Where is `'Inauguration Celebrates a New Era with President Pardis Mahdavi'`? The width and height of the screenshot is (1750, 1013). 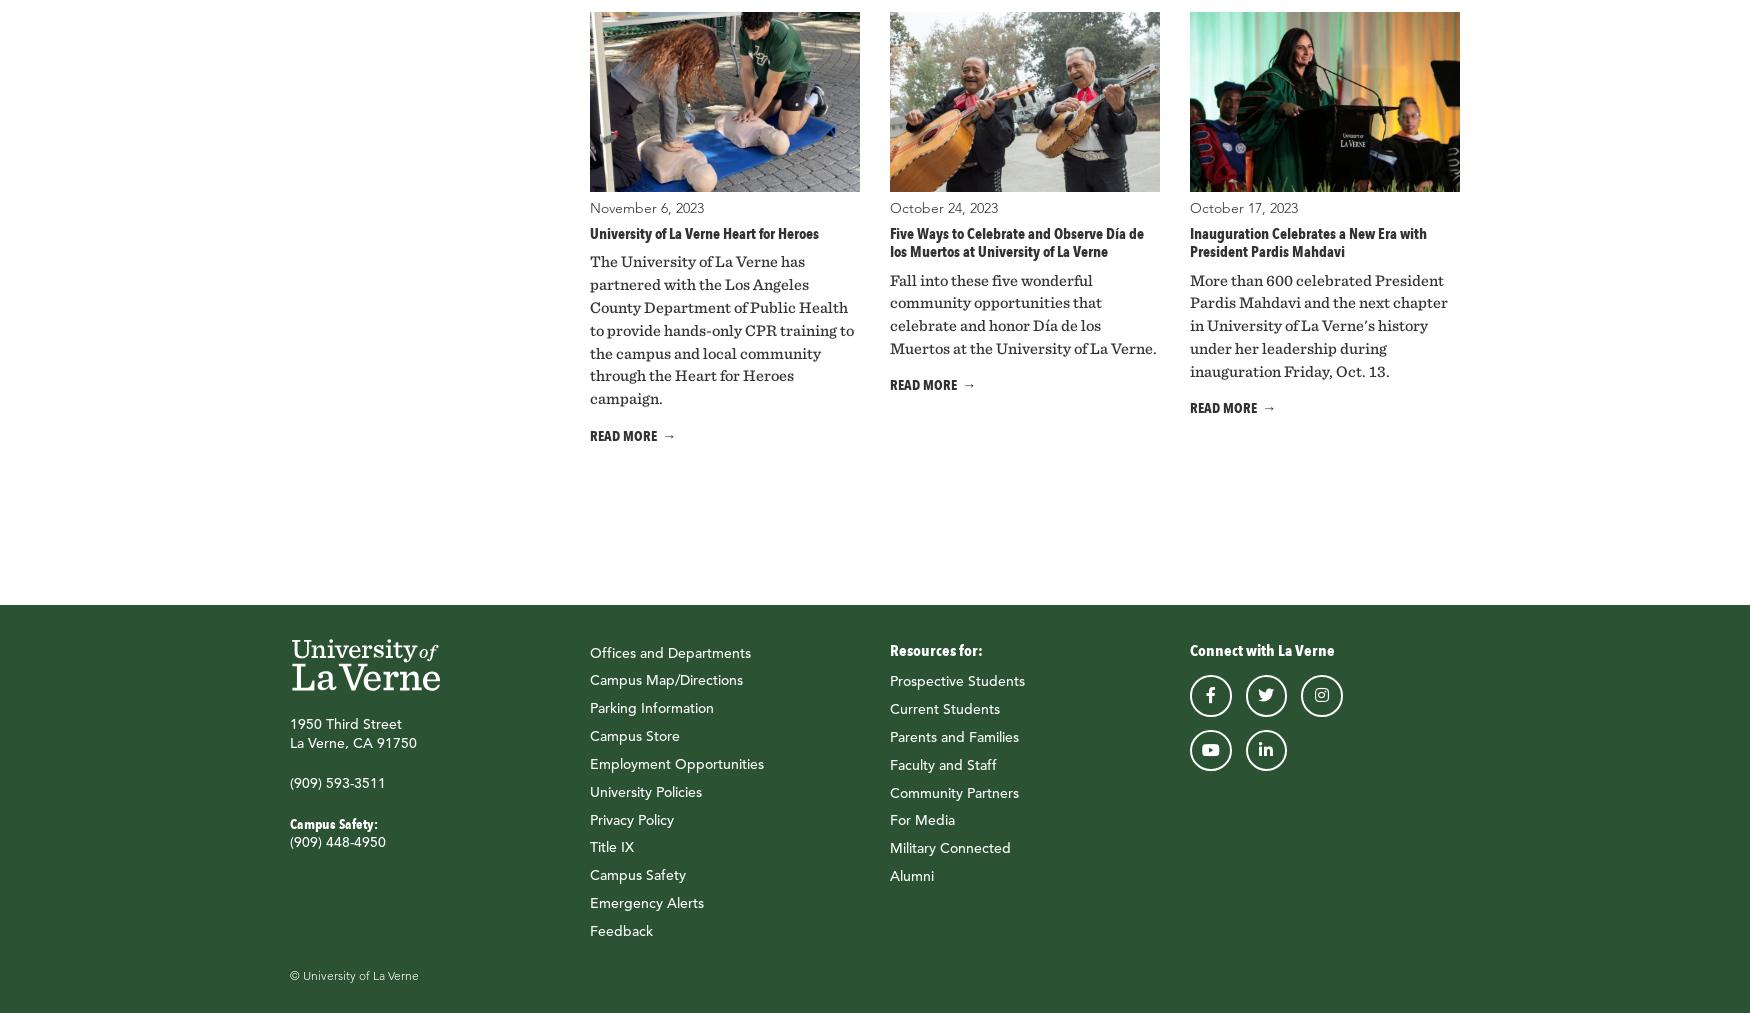 'Inauguration Celebrates a New Era with President Pardis Mahdavi' is located at coordinates (1306, 241).